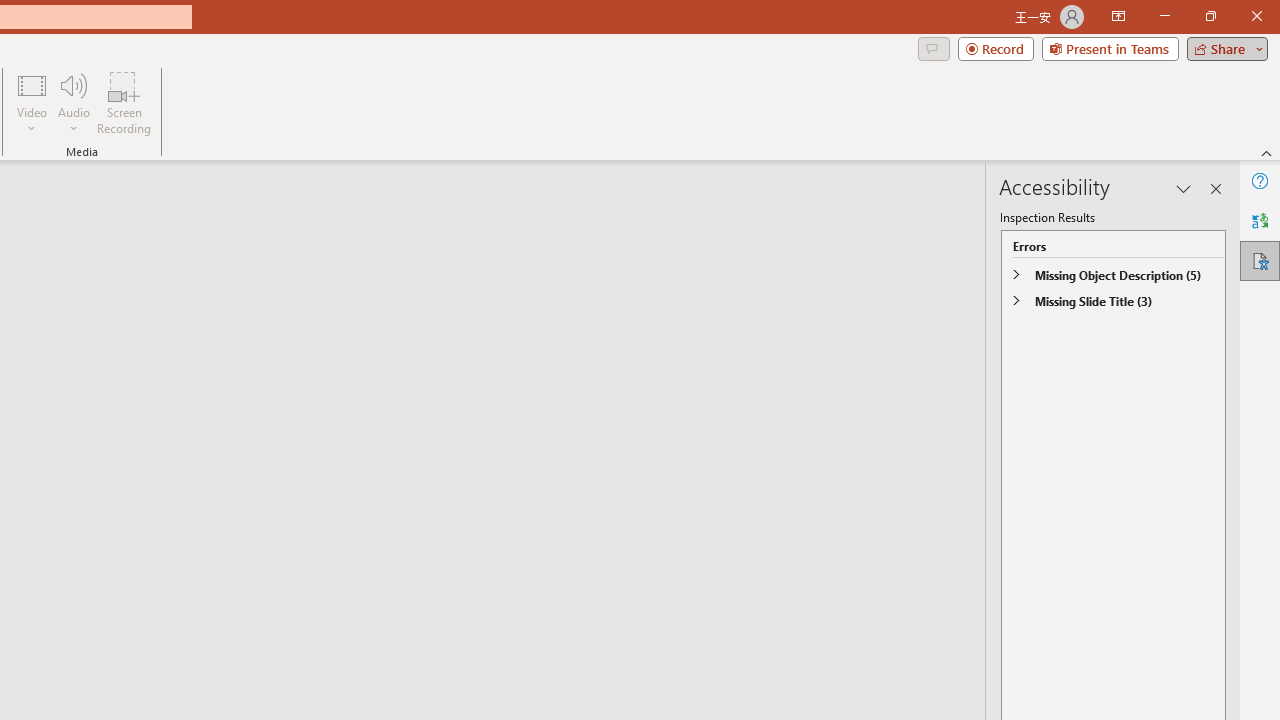 The width and height of the screenshot is (1280, 720). Describe the element at coordinates (1209, 16) in the screenshot. I see `'Restore Down'` at that location.